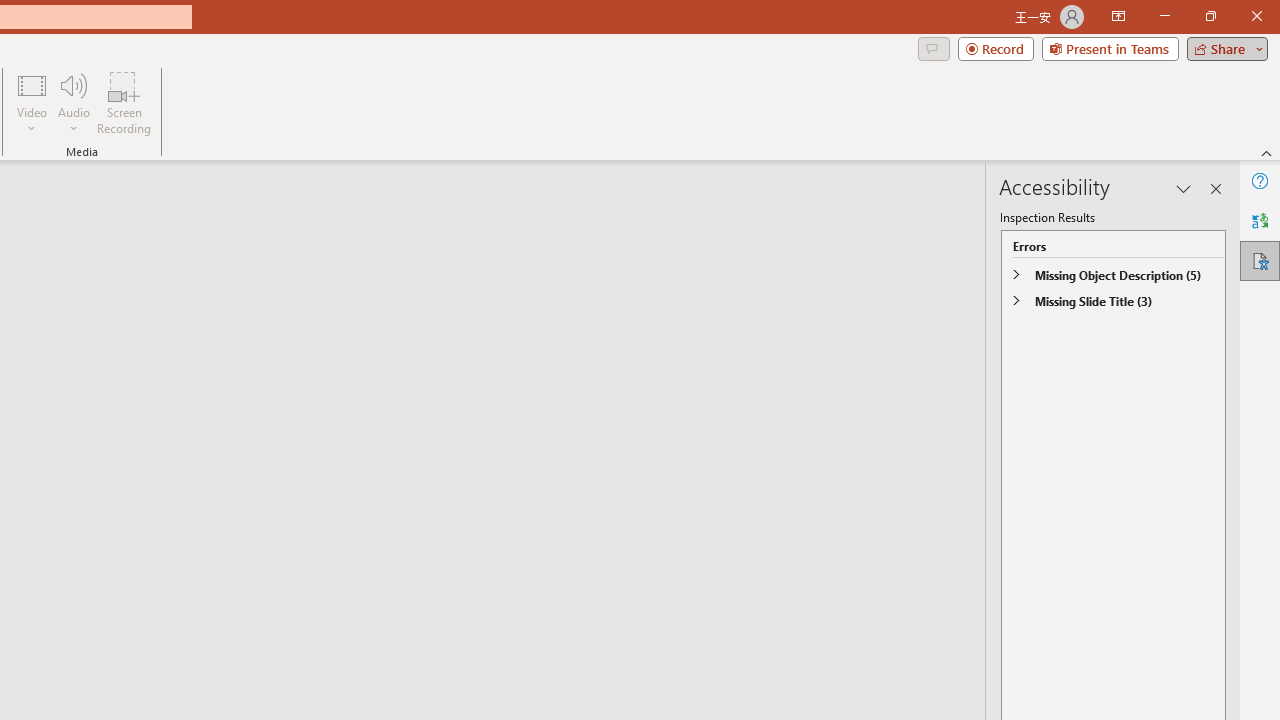 The width and height of the screenshot is (1280, 720). Describe the element at coordinates (1209, 16) in the screenshot. I see `'Restore Down'` at that location.